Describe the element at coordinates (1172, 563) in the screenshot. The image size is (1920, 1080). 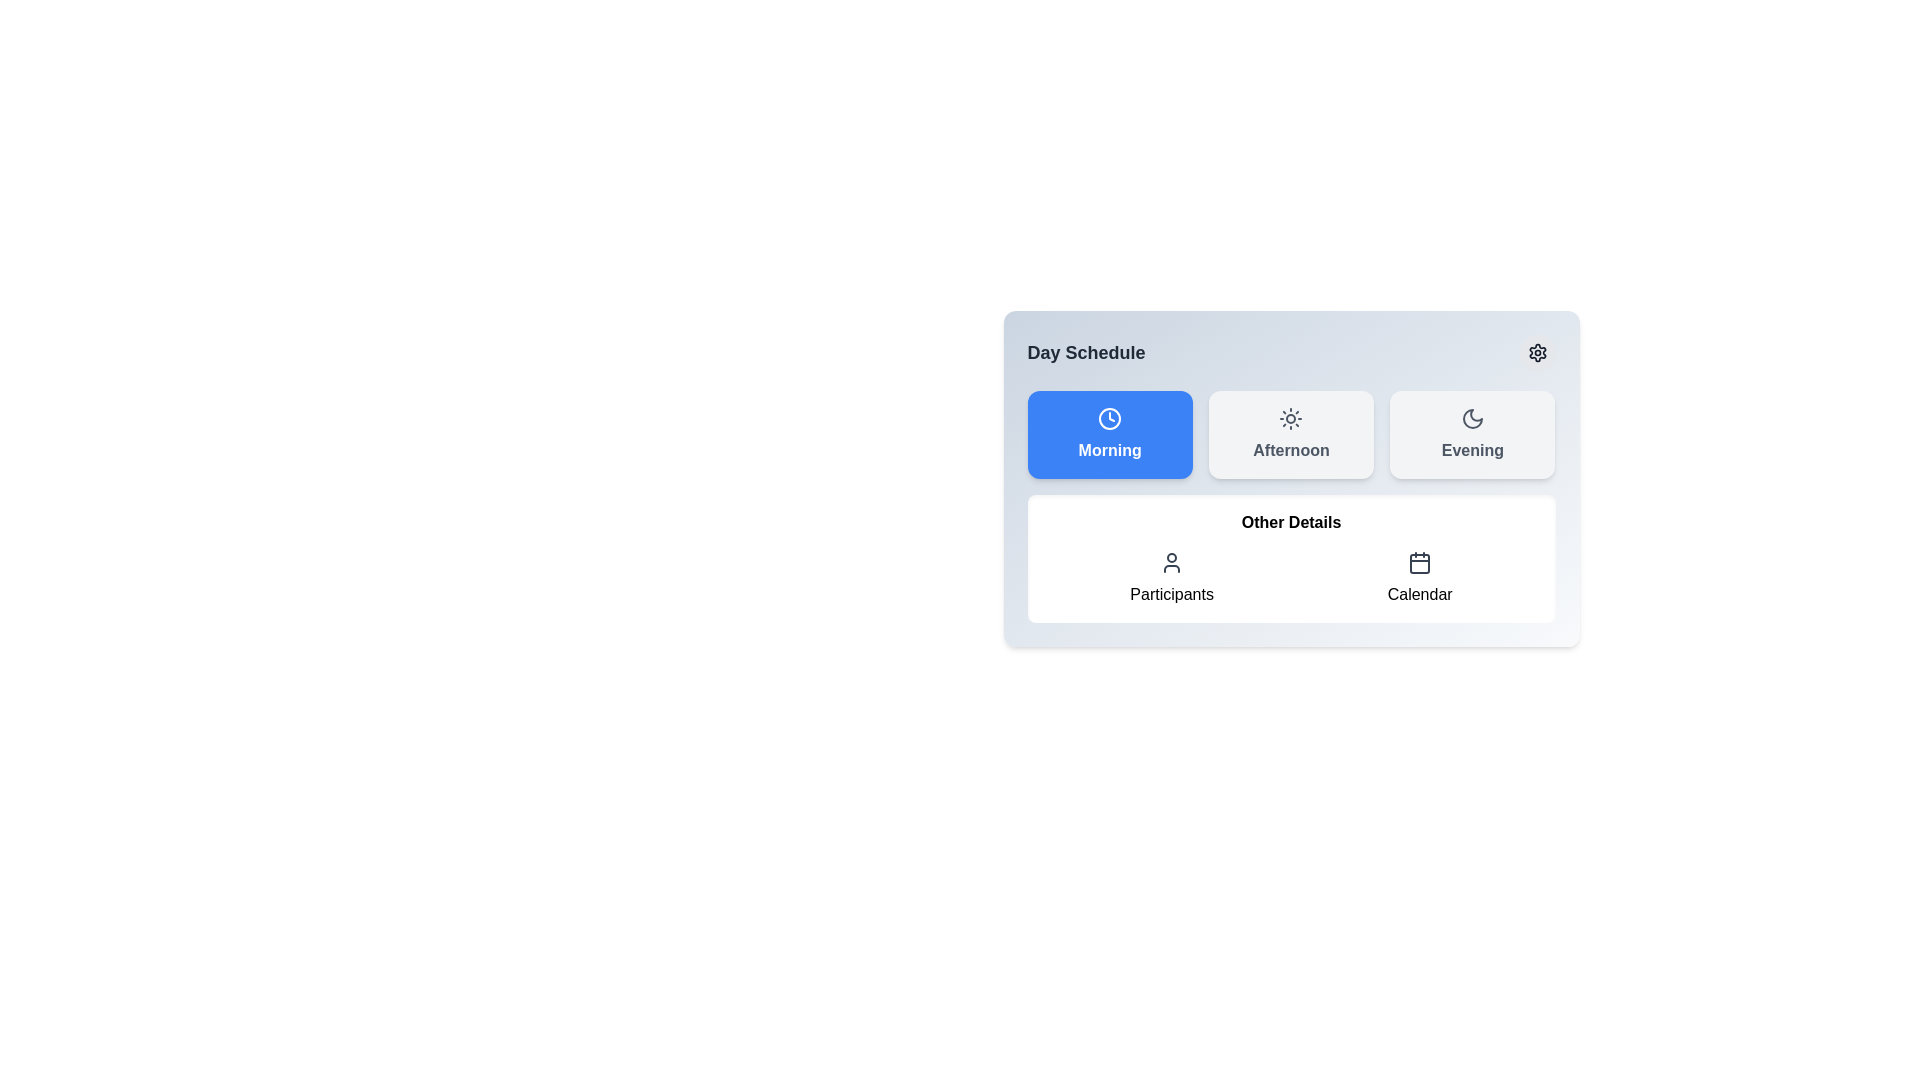
I see `the SVG icon representing a user or participant, which is` at that location.